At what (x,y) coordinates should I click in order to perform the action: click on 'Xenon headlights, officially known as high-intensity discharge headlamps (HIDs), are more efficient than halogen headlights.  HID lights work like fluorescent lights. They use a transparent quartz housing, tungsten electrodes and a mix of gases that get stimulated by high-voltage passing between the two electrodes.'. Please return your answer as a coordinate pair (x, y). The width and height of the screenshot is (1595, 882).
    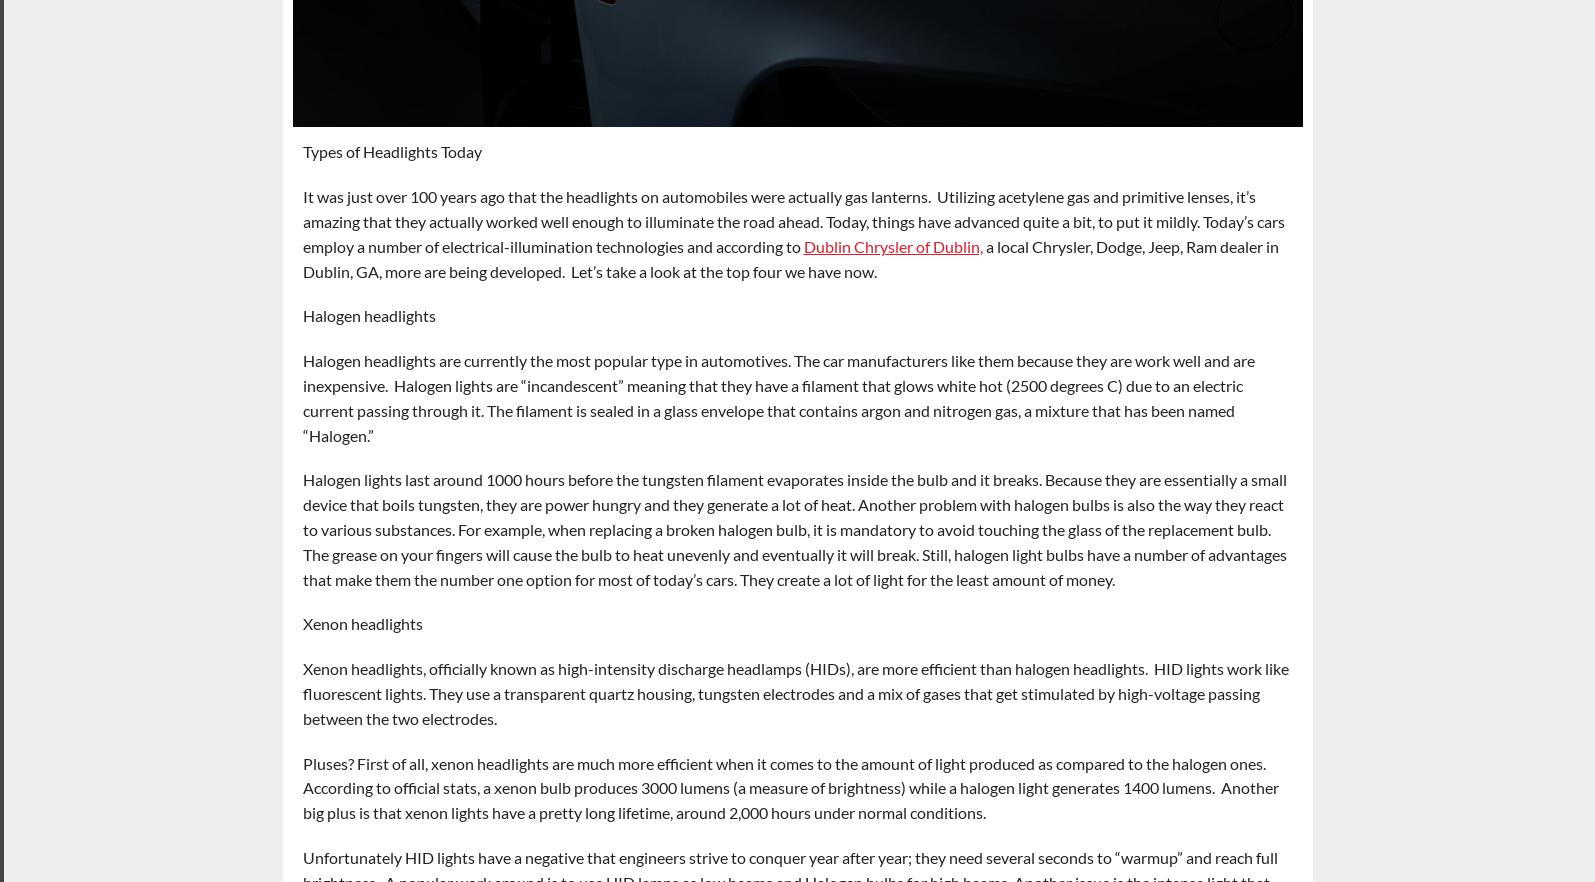
    Looking at the image, I should click on (794, 691).